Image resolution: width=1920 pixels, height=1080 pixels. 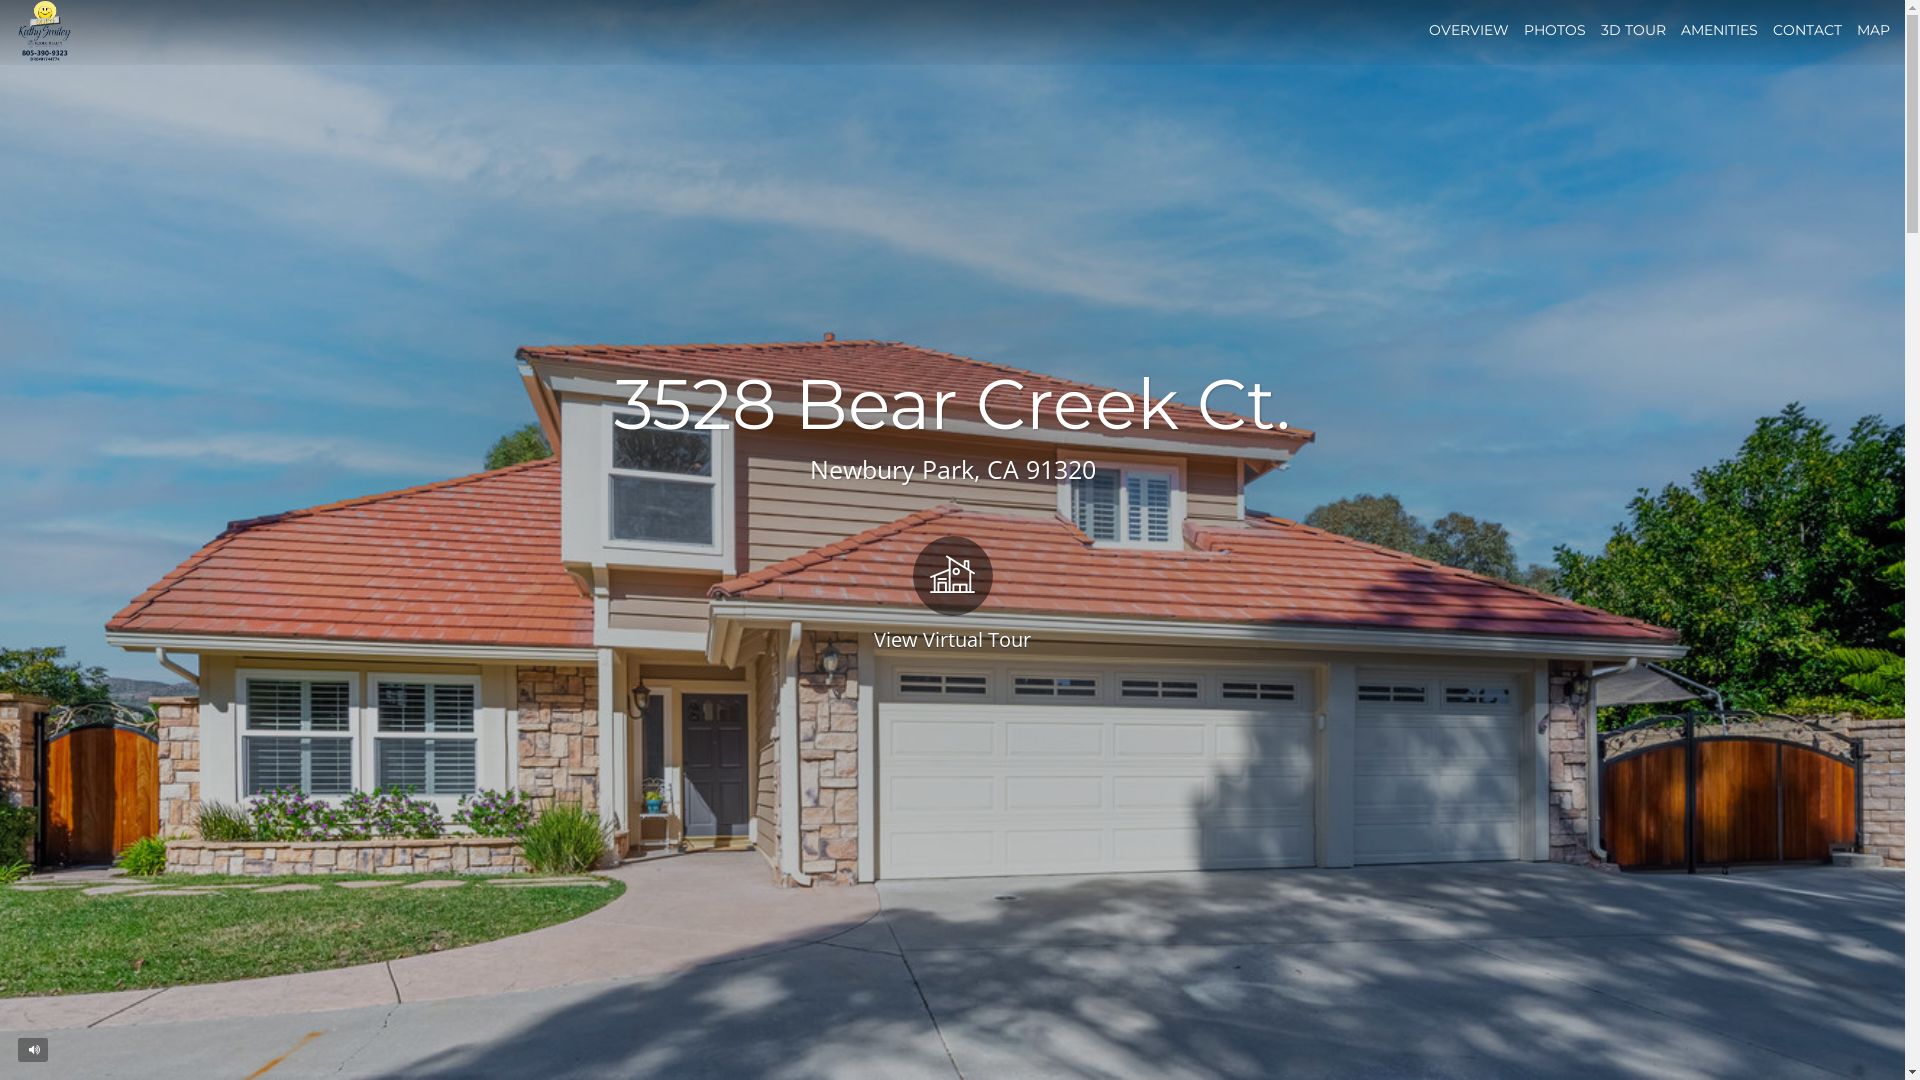 What do you see at coordinates (1718, 30) in the screenshot?
I see `'AMENITIES'` at bounding box center [1718, 30].